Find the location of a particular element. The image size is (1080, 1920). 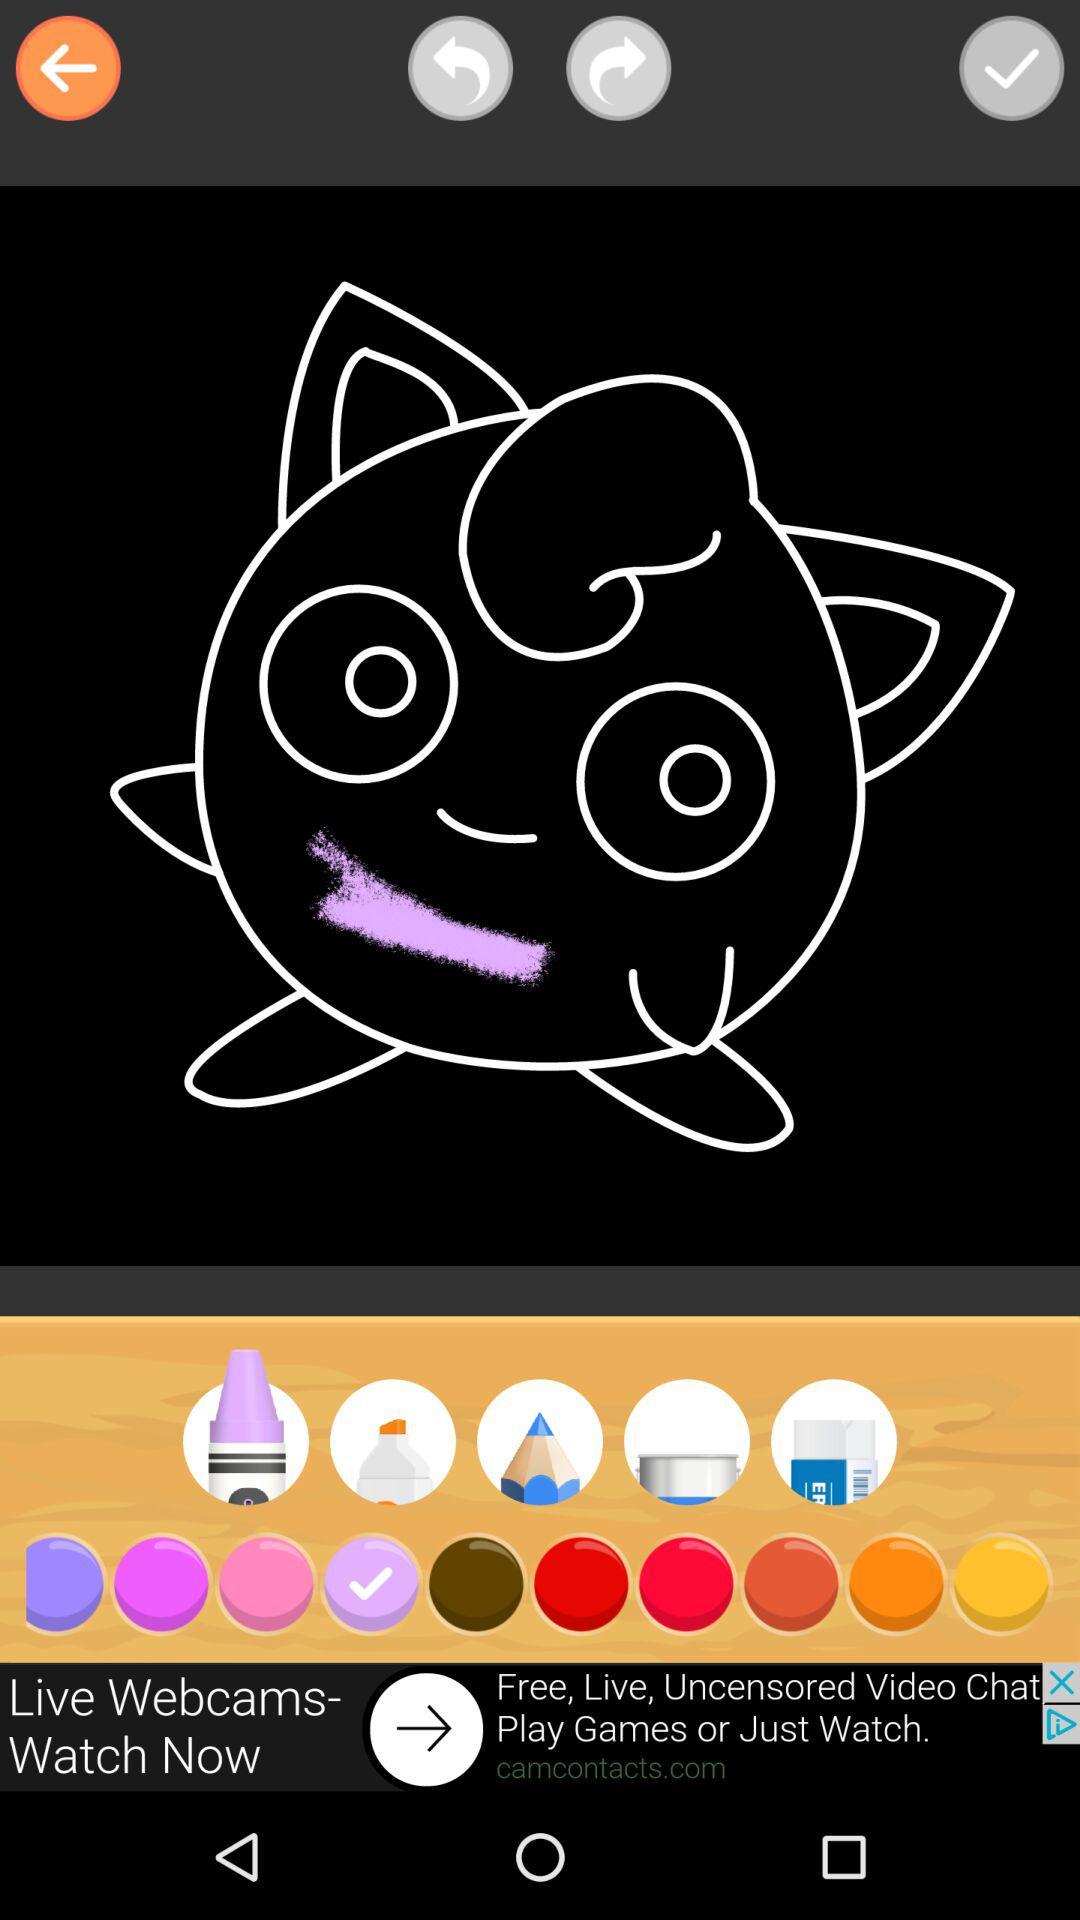

go do selakt is located at coordinates (1011, 68).